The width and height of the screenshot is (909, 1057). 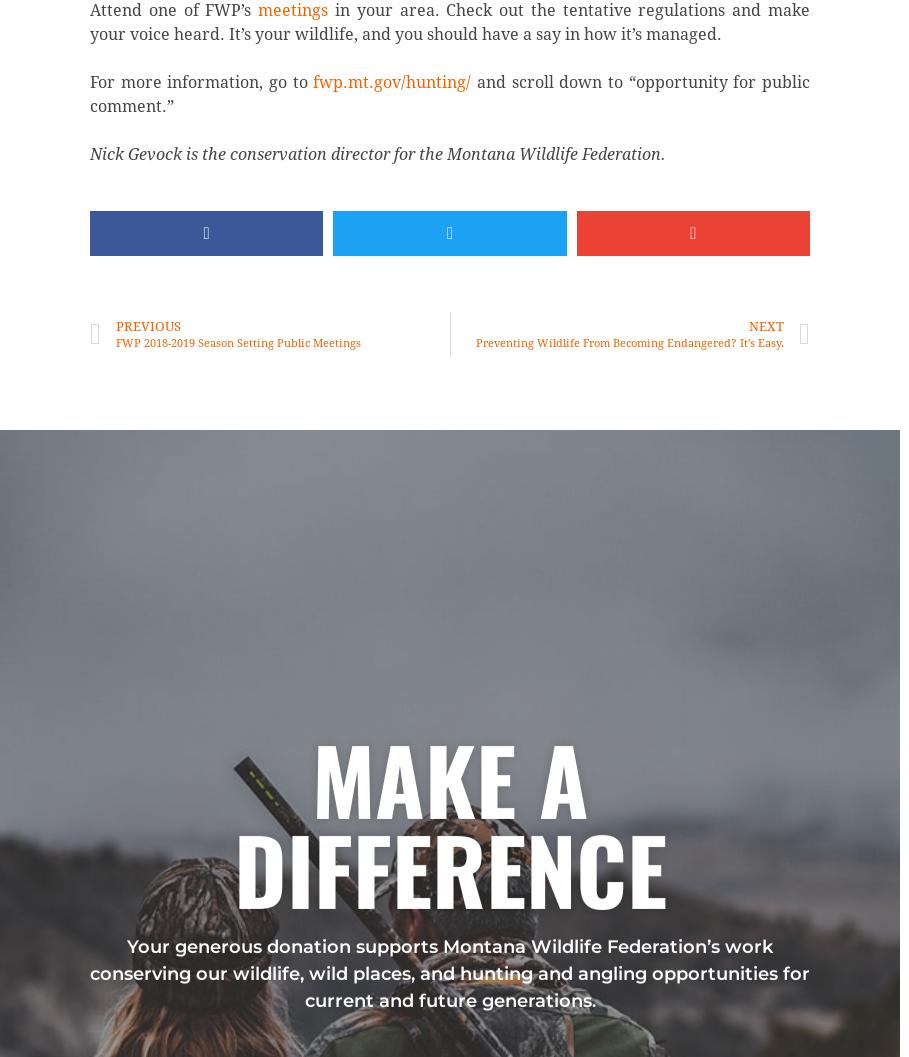 I want to click on 'fwp.mt.gov/hunting/', so click(x=391, y=81).